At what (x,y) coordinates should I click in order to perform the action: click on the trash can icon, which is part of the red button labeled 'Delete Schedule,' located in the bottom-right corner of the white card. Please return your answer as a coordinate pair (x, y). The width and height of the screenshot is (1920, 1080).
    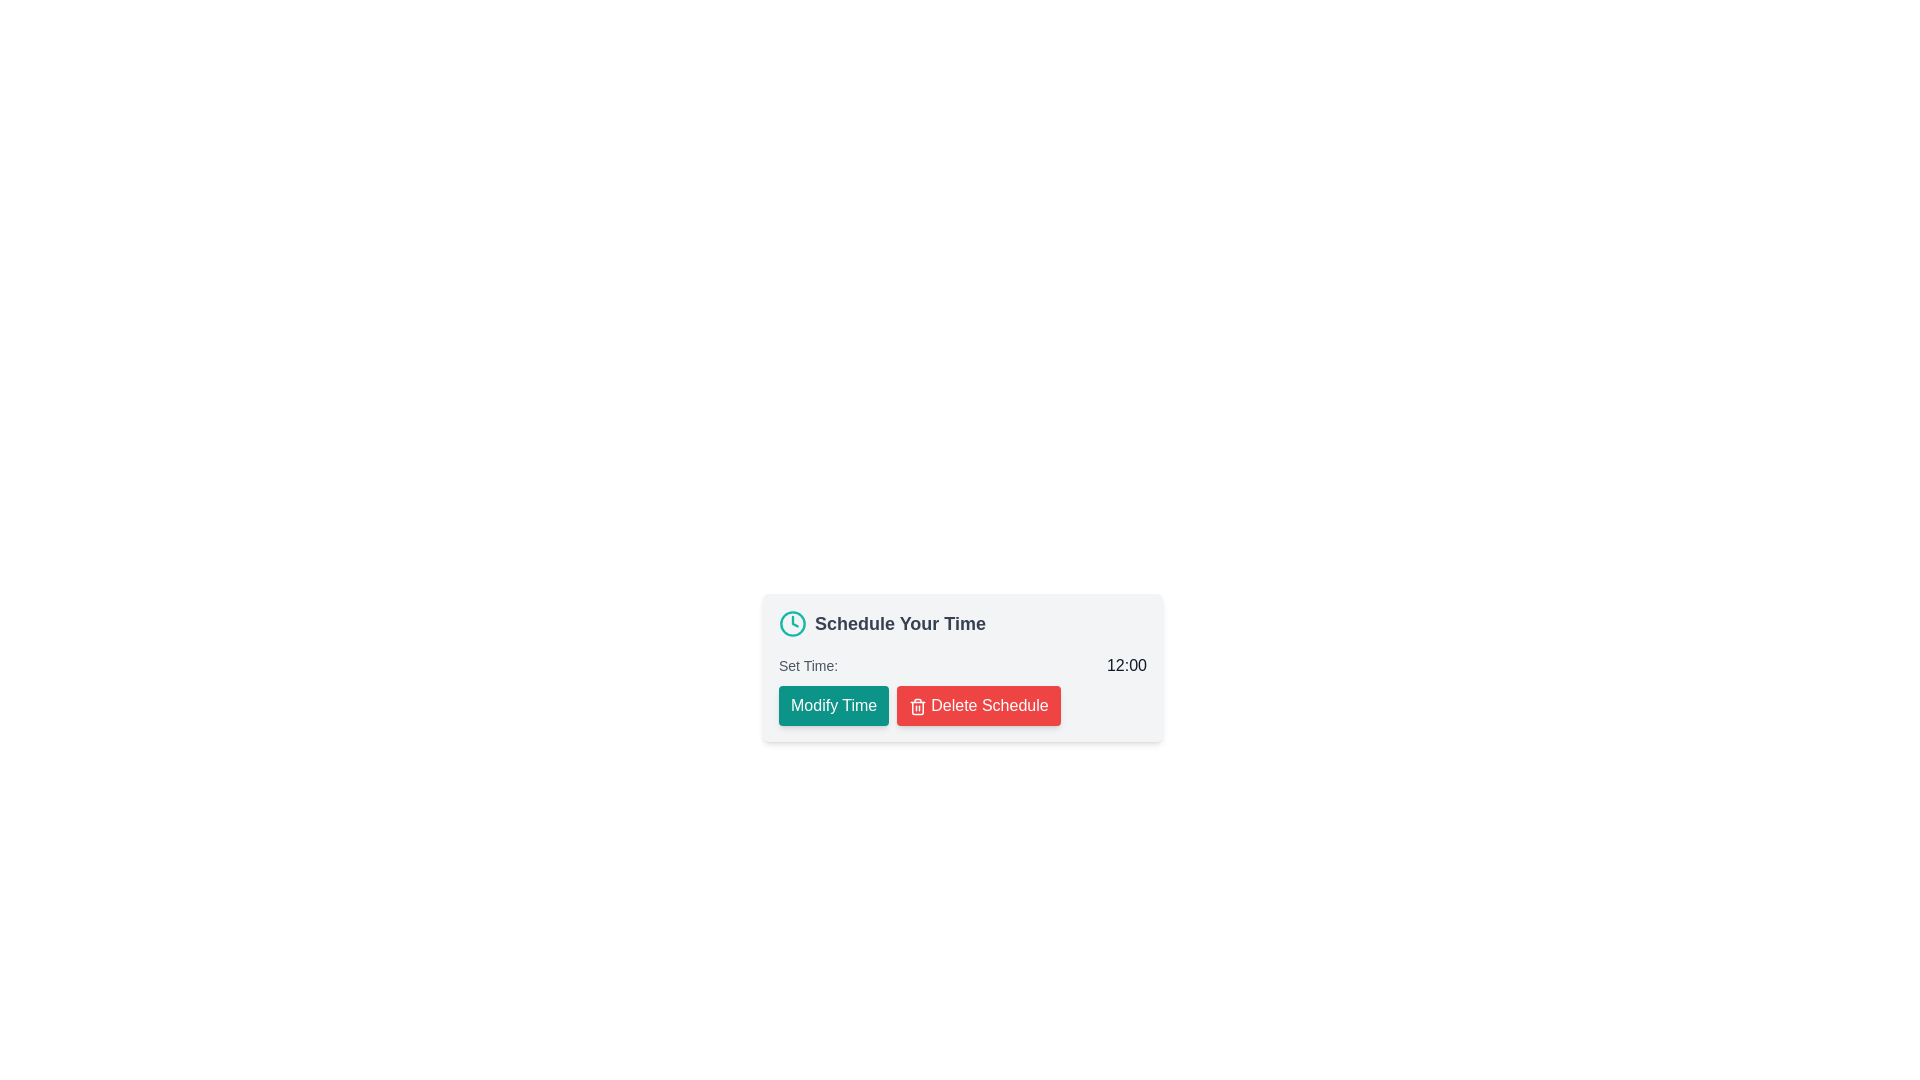
    Looking at the image, I should click on (917, 707).